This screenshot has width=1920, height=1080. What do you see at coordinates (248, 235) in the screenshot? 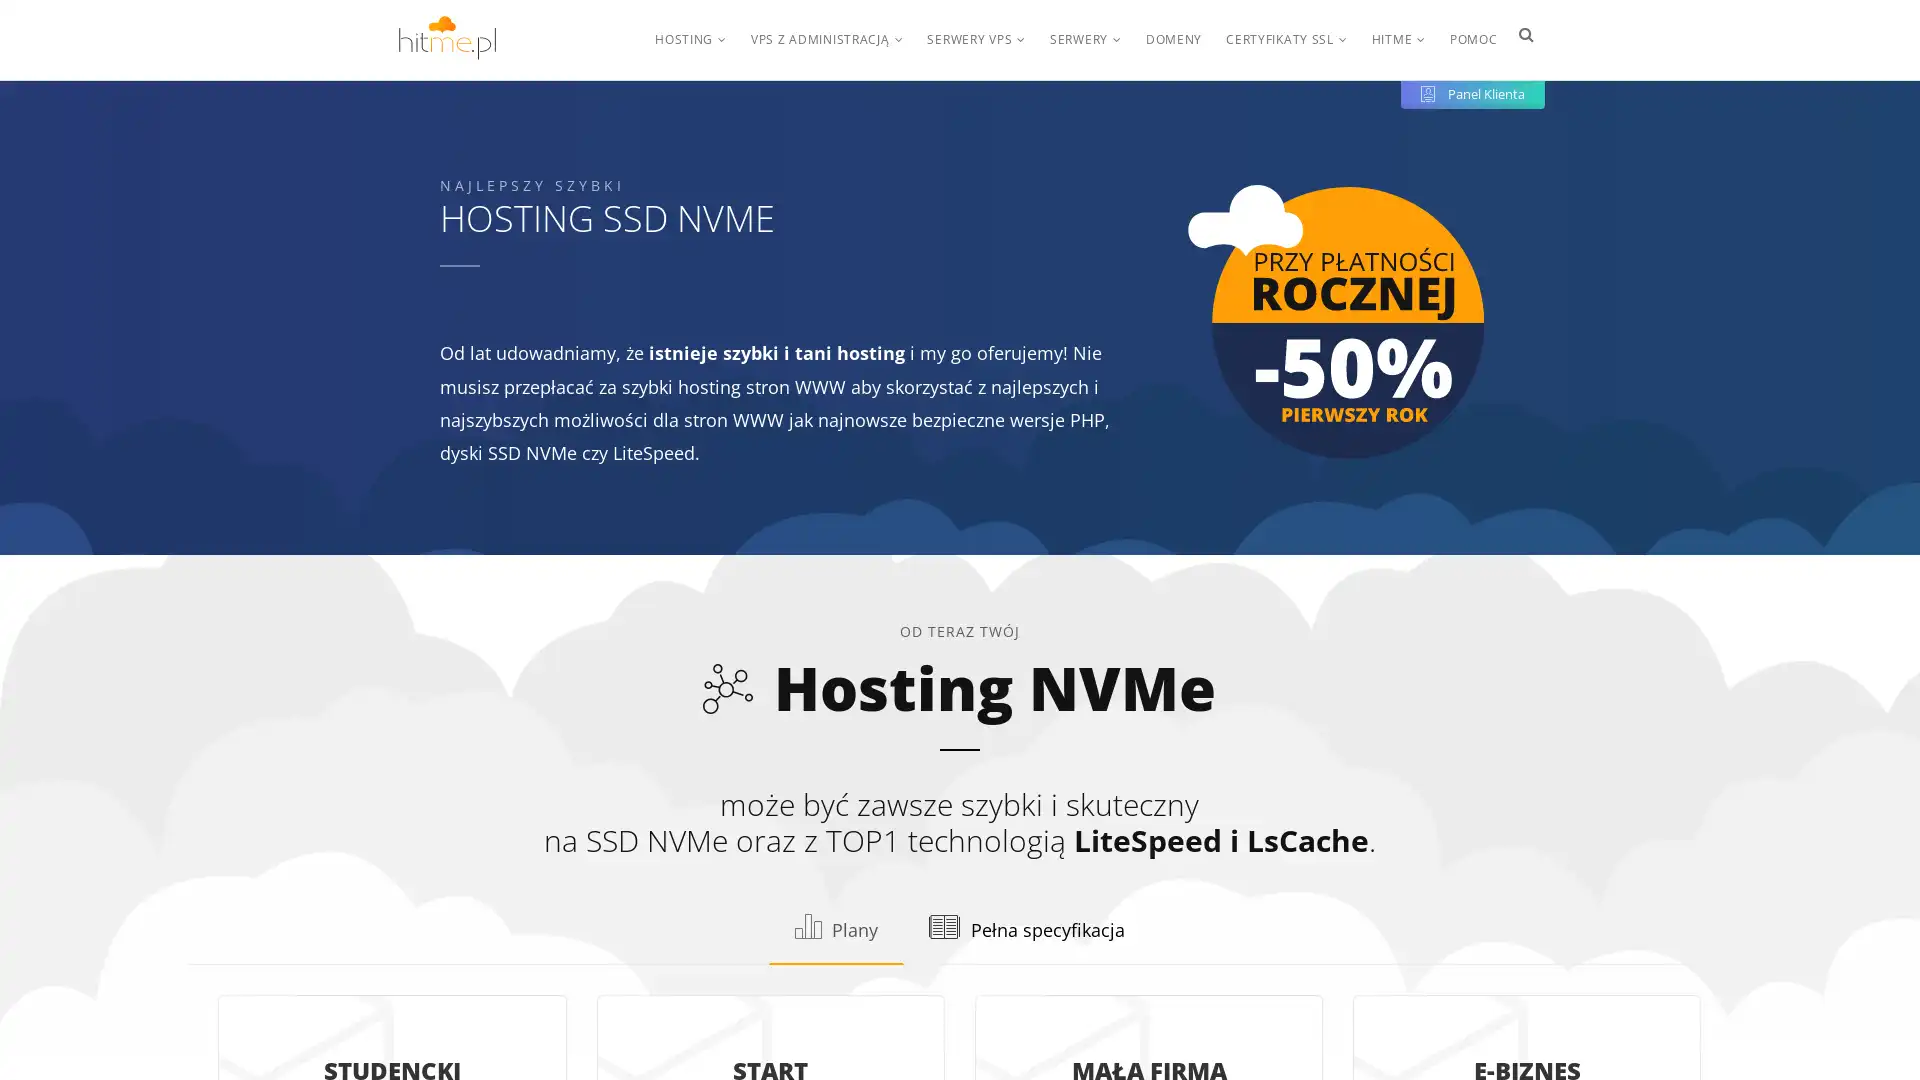
I see `OK, rozumiem` at bounding box center [248, 235].